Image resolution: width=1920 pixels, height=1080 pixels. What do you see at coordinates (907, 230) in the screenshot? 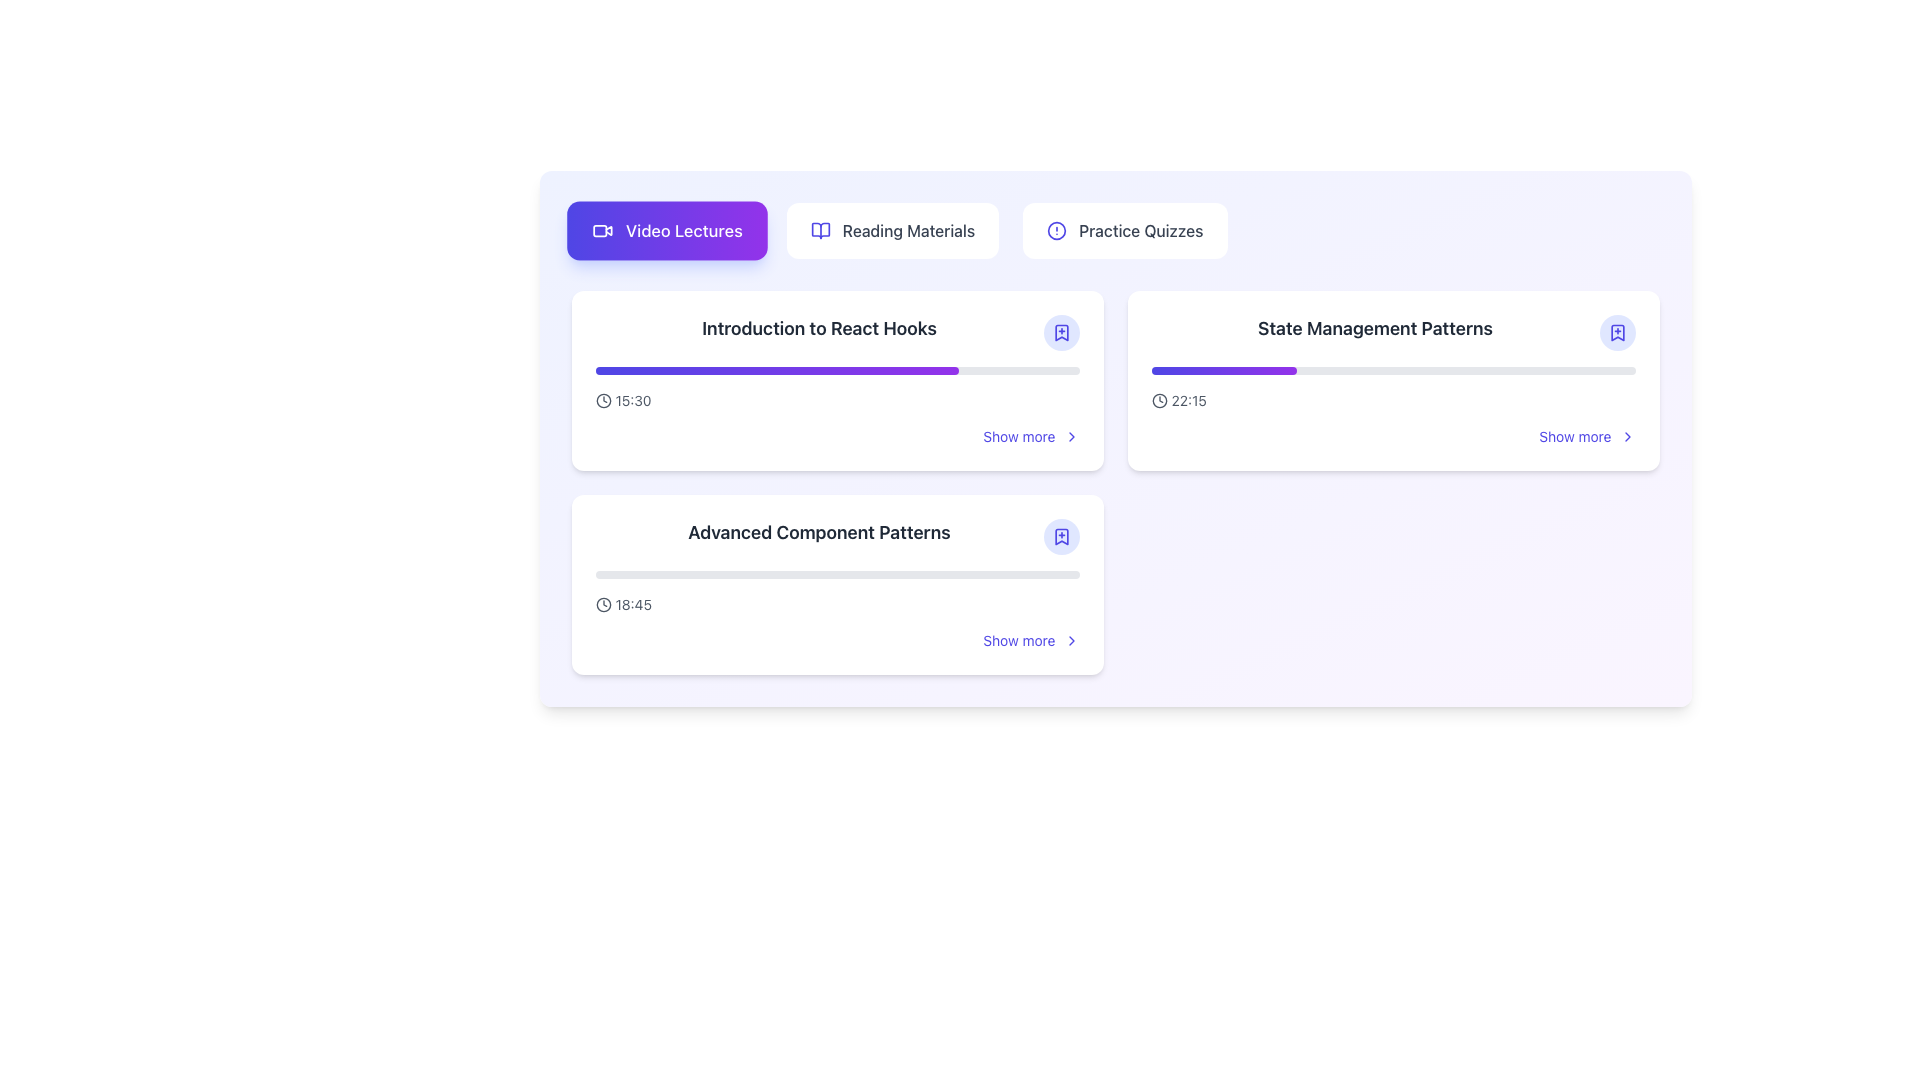
I see `the 'Reading Materials' text label located in the middle of the navigation bar, between 'Video Lectures' and 'Practice Quizzes'` at bounding box center [907, 230].